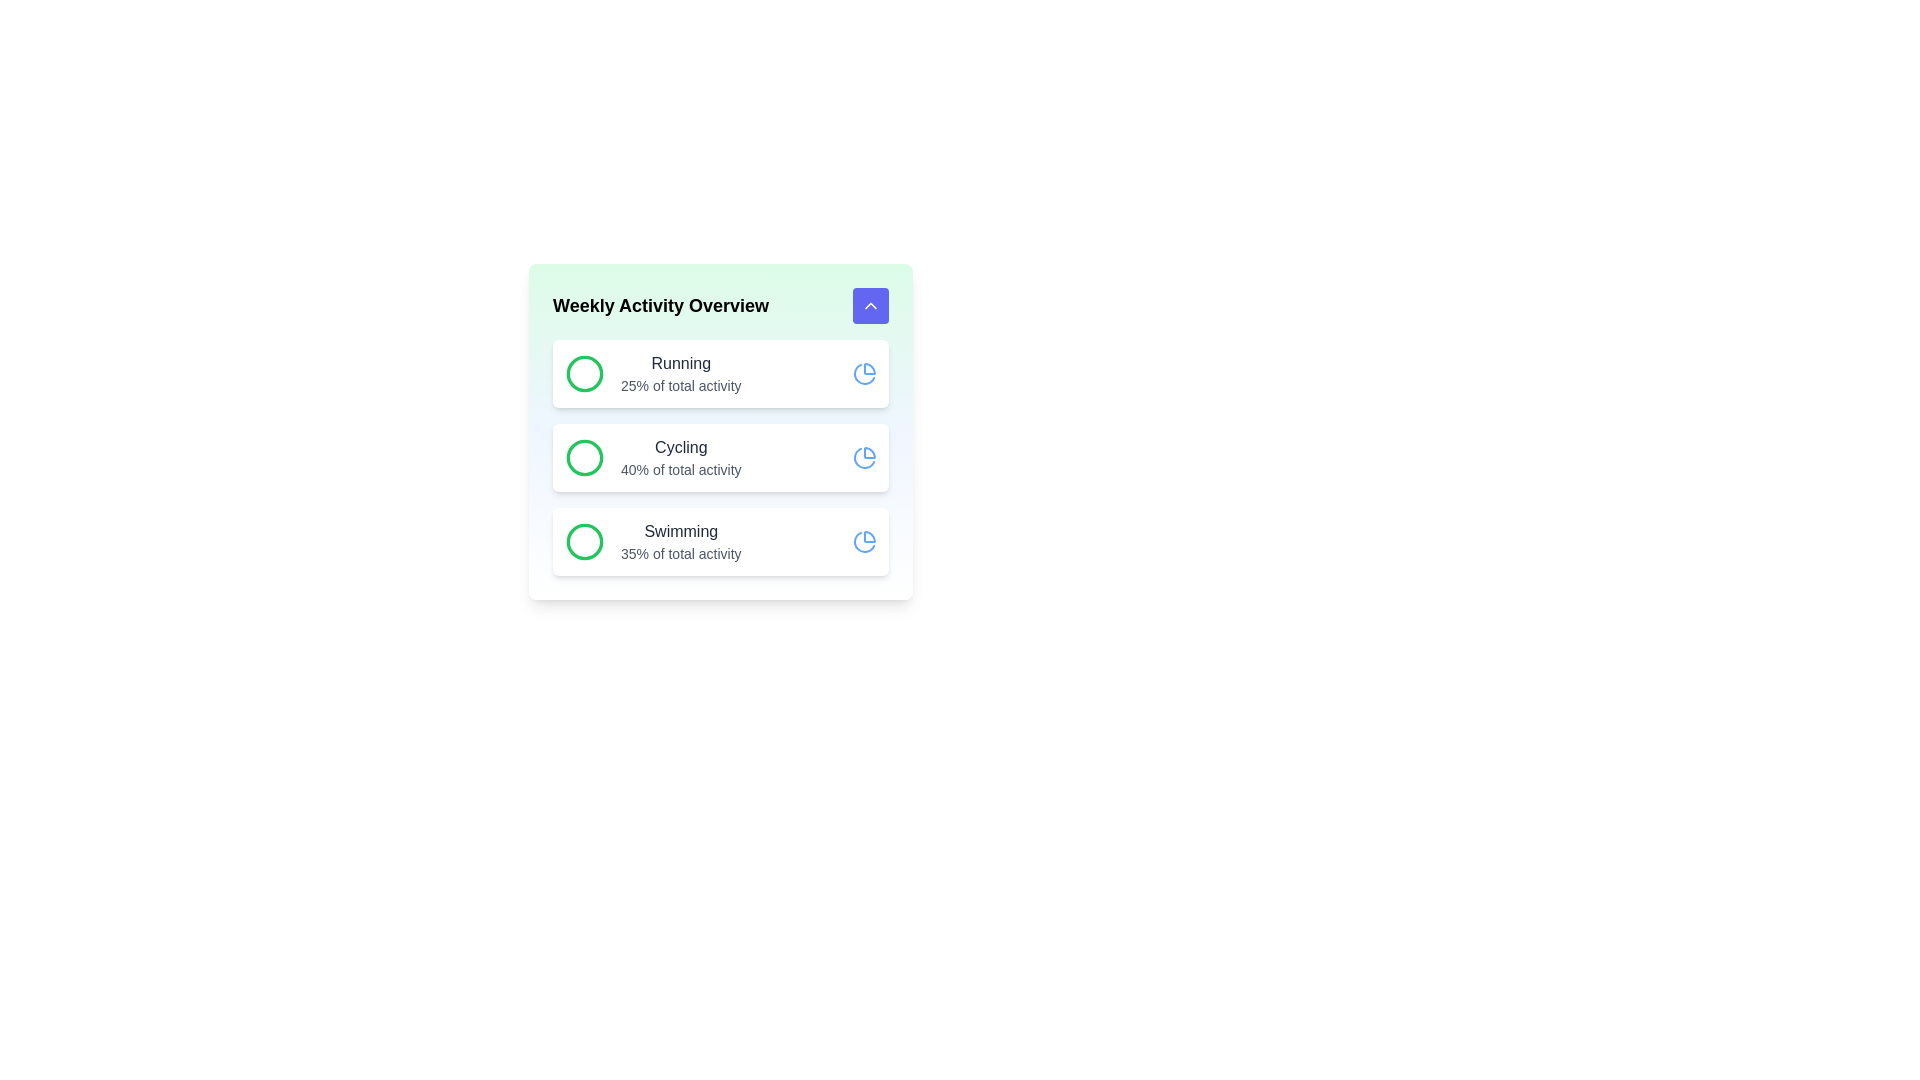 The height and width of the screenshot is (1080, 1920). What do you see at coordinates (681, 446) in the screenshot?
I see `the 'Cycling' text label in the Weekly Activity Overview section, which is located in the second row of the list and appears above '40% of total activity'` at bounding box center [681, 446].